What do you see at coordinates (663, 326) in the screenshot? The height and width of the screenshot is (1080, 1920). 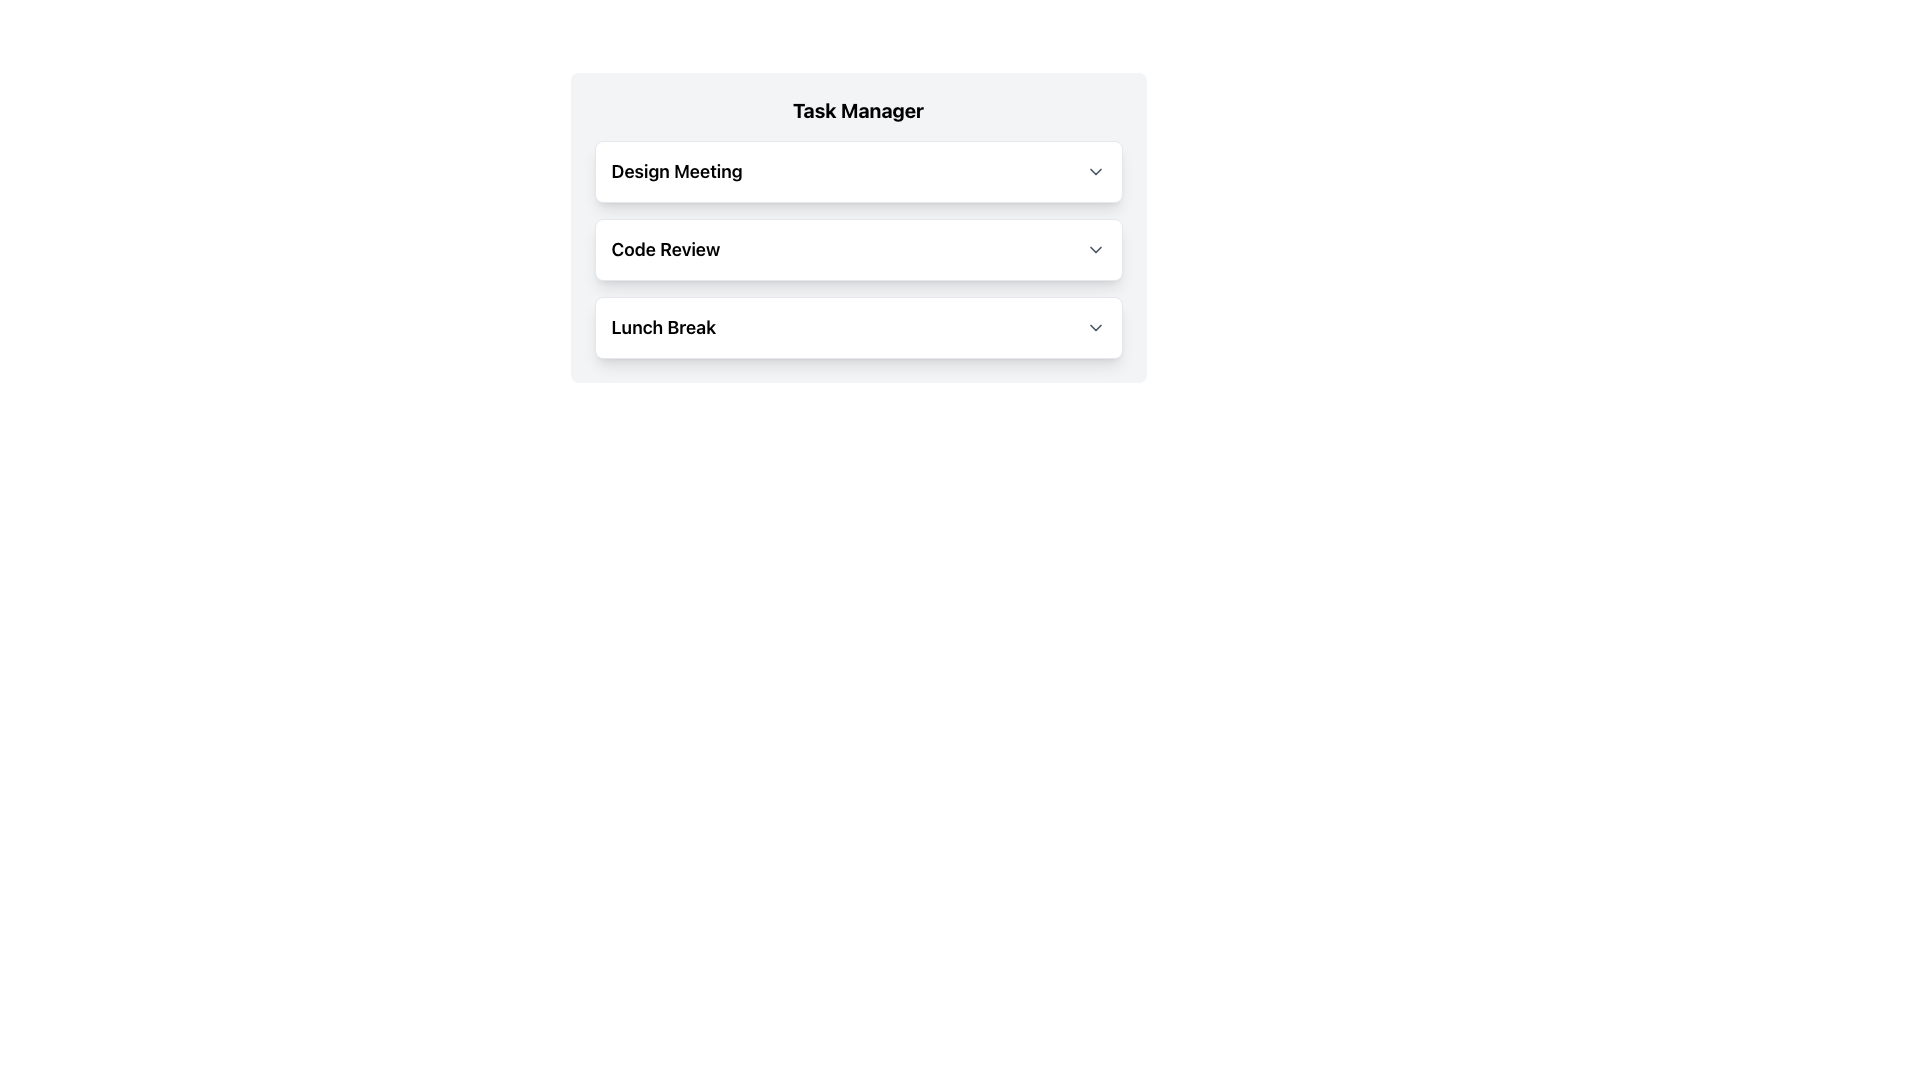 I see `the text label or heading that identifies the specific task or session in the first position of its row layout` at bounding box center [663, 326].